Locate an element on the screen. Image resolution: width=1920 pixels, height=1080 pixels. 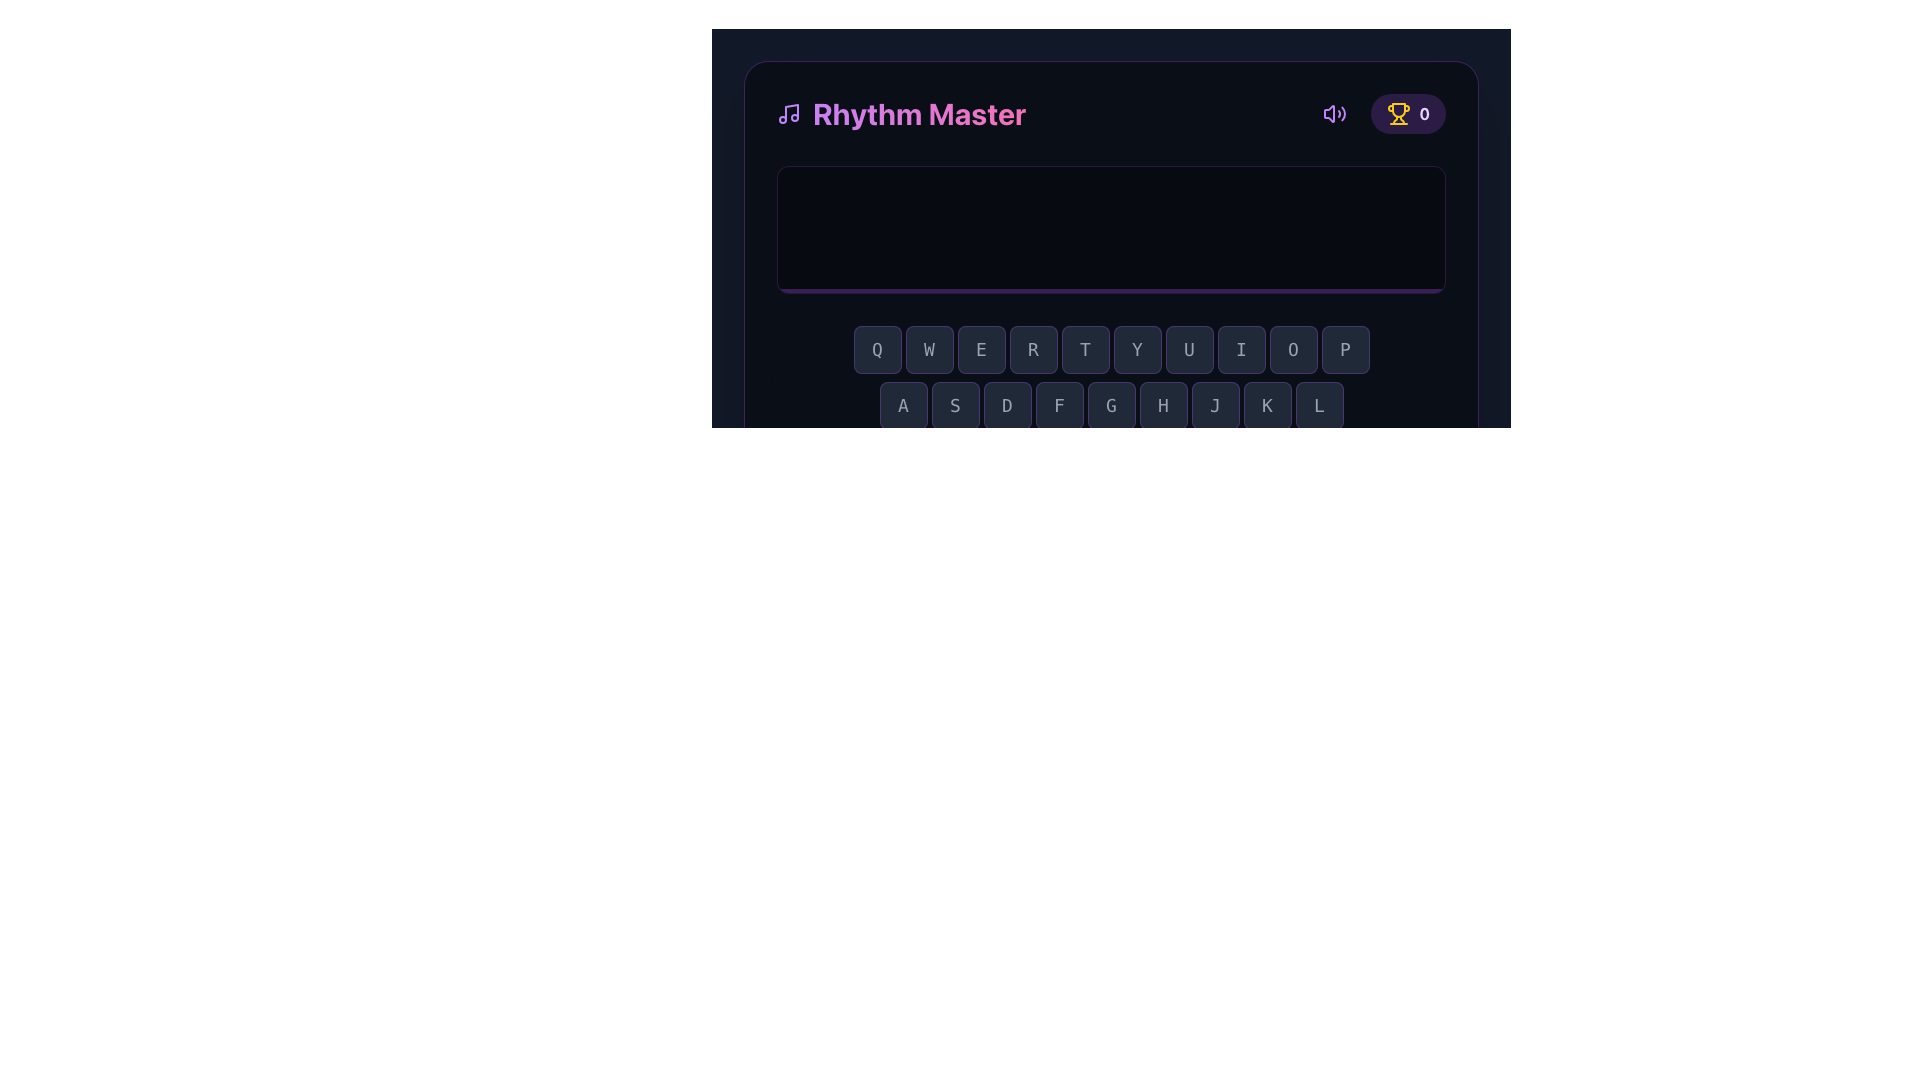
the virtual keyboard input row element to input the corresponding letter is located at coordinates (1110, 349).